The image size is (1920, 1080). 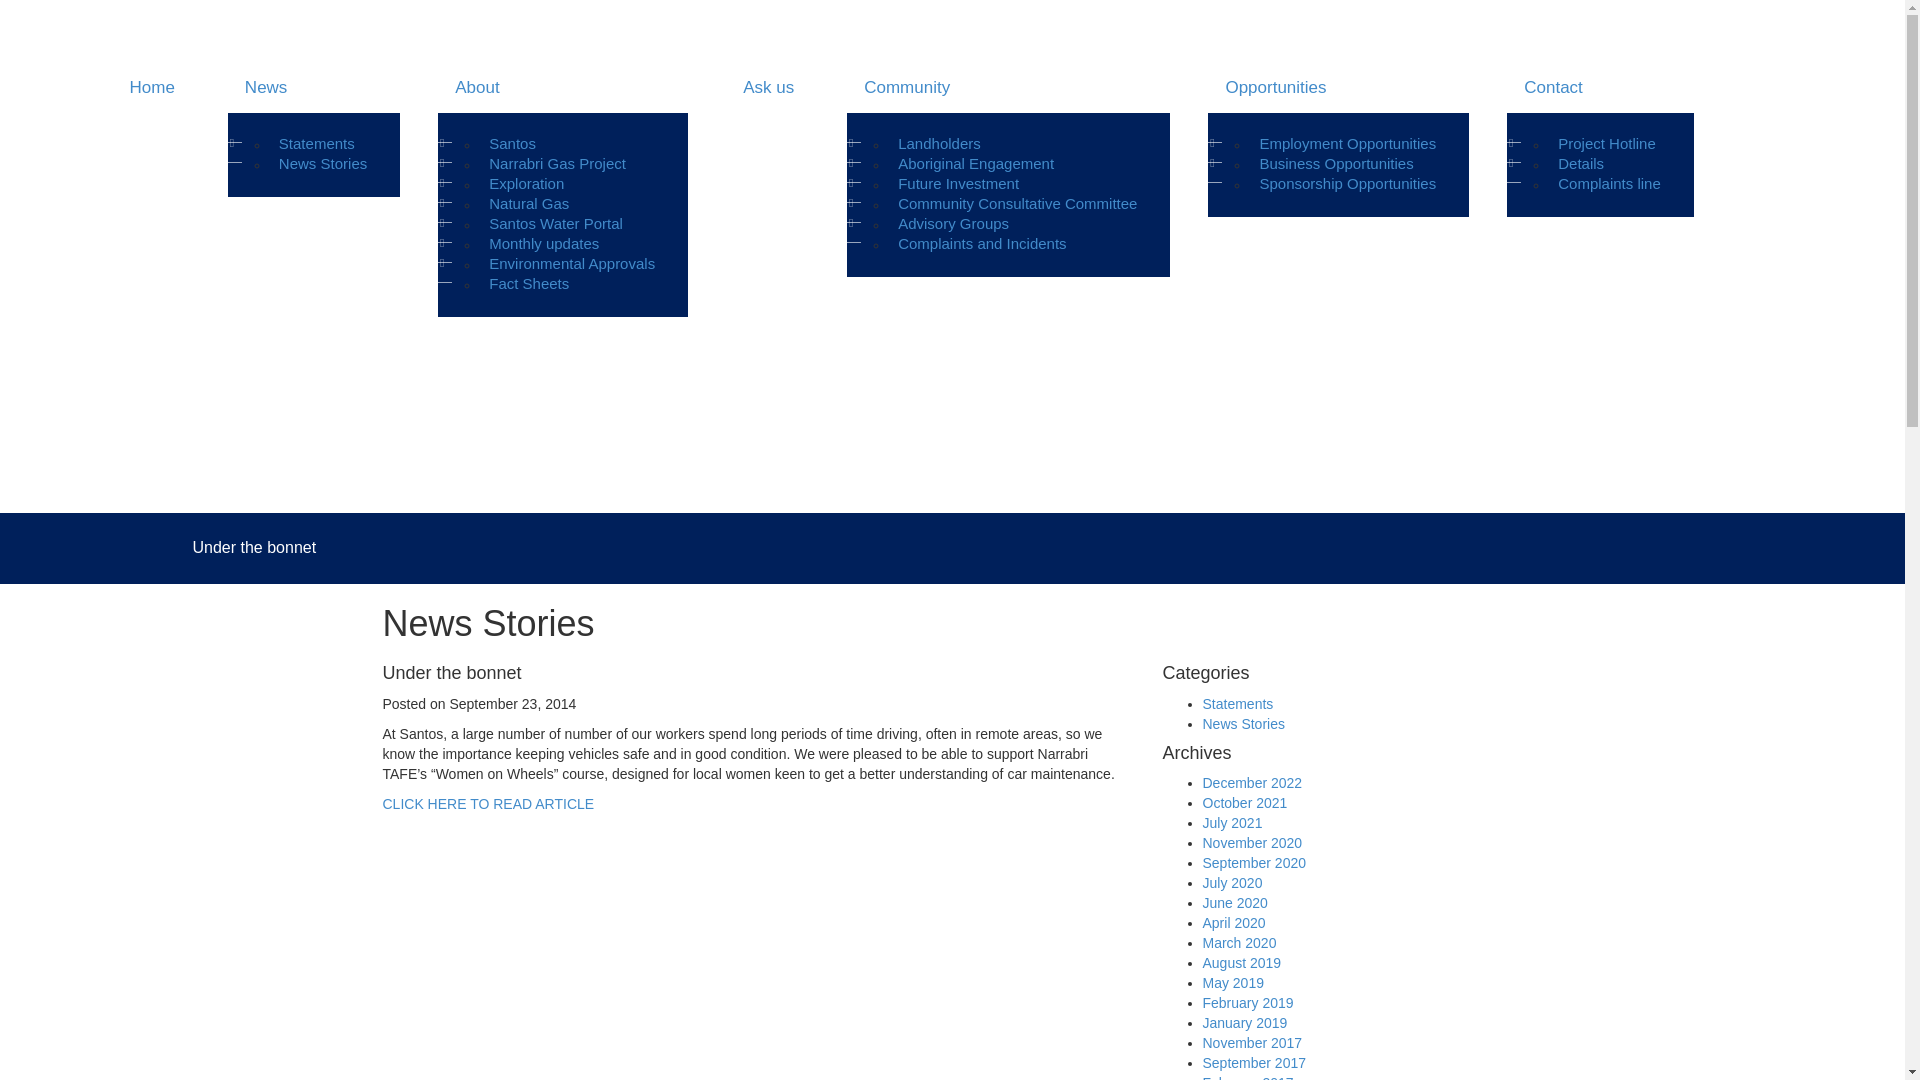 I want to click on 'November 2020', so click(x=1200, y=843).